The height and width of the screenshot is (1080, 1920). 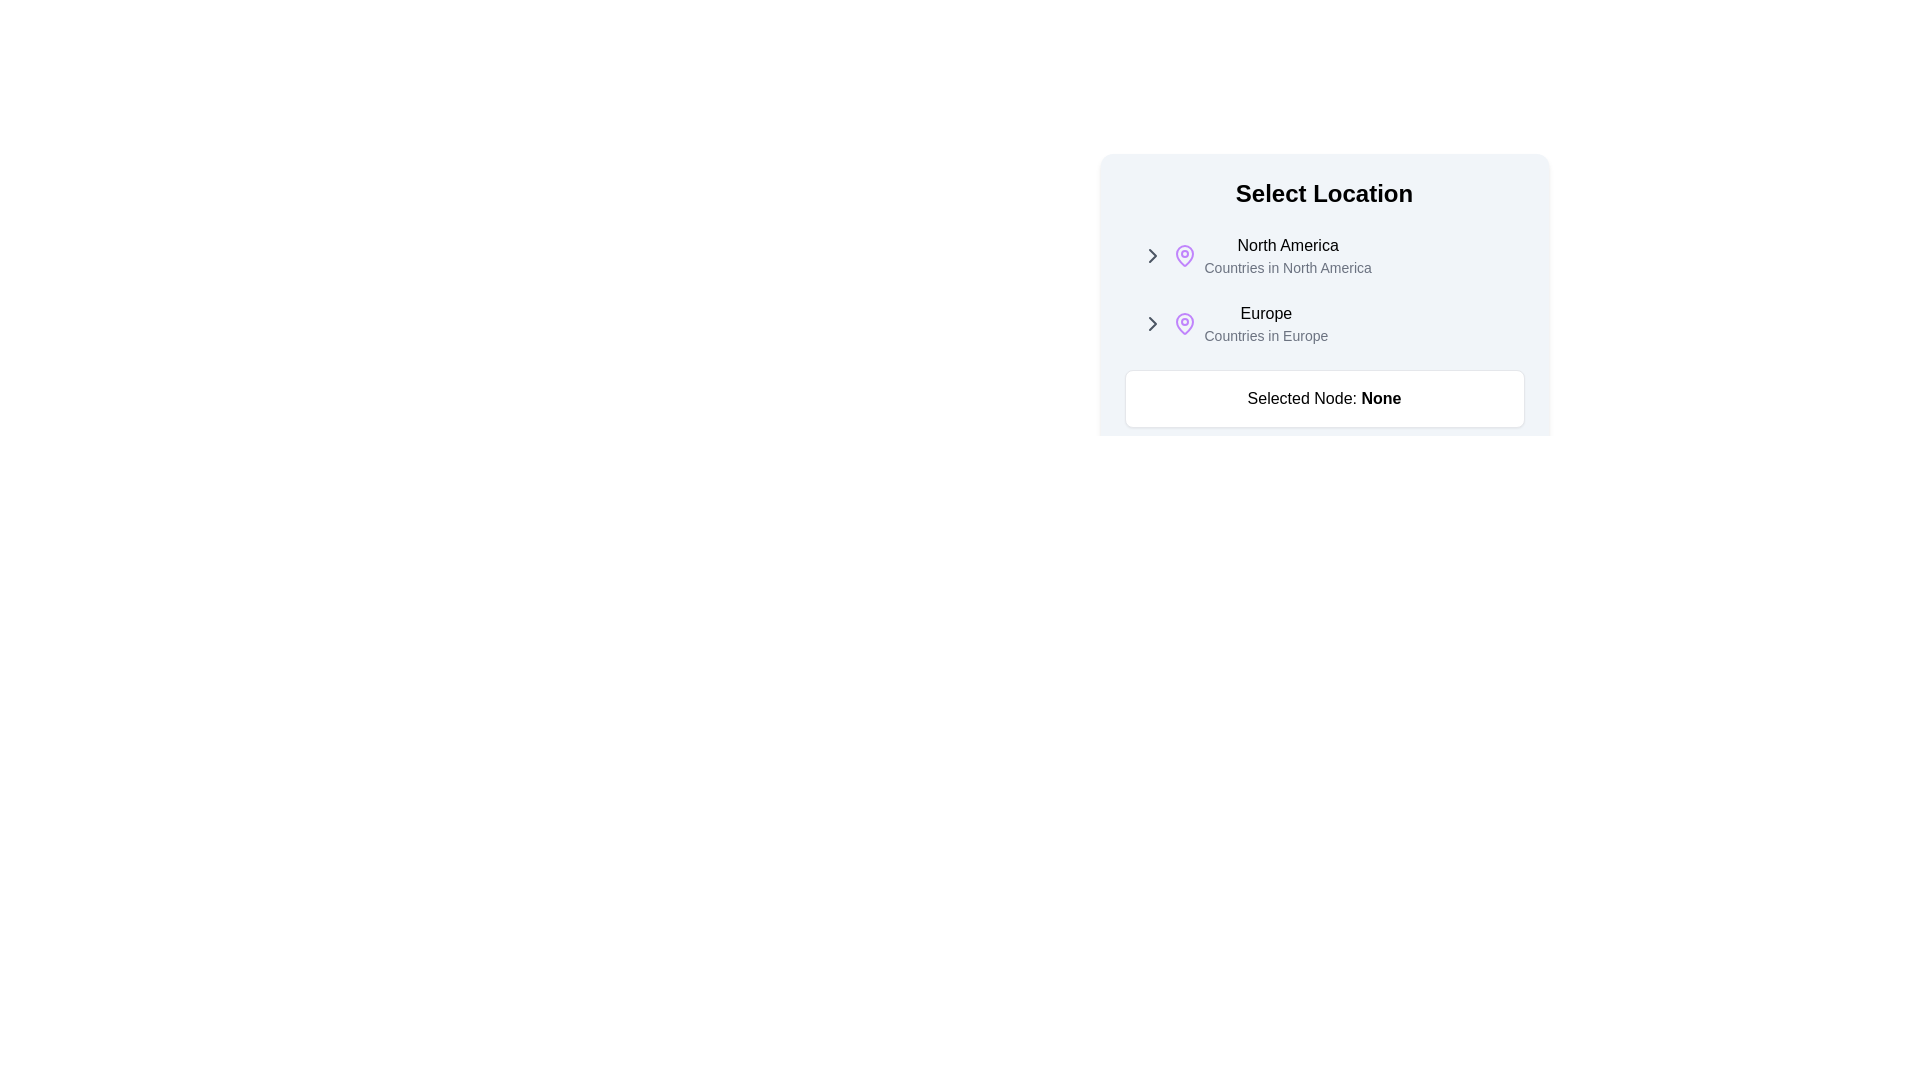 I want to click on the purple pin icon located to the left of the 'Europe' row in the 'Select Location' section, so click(x=1184, y=323).